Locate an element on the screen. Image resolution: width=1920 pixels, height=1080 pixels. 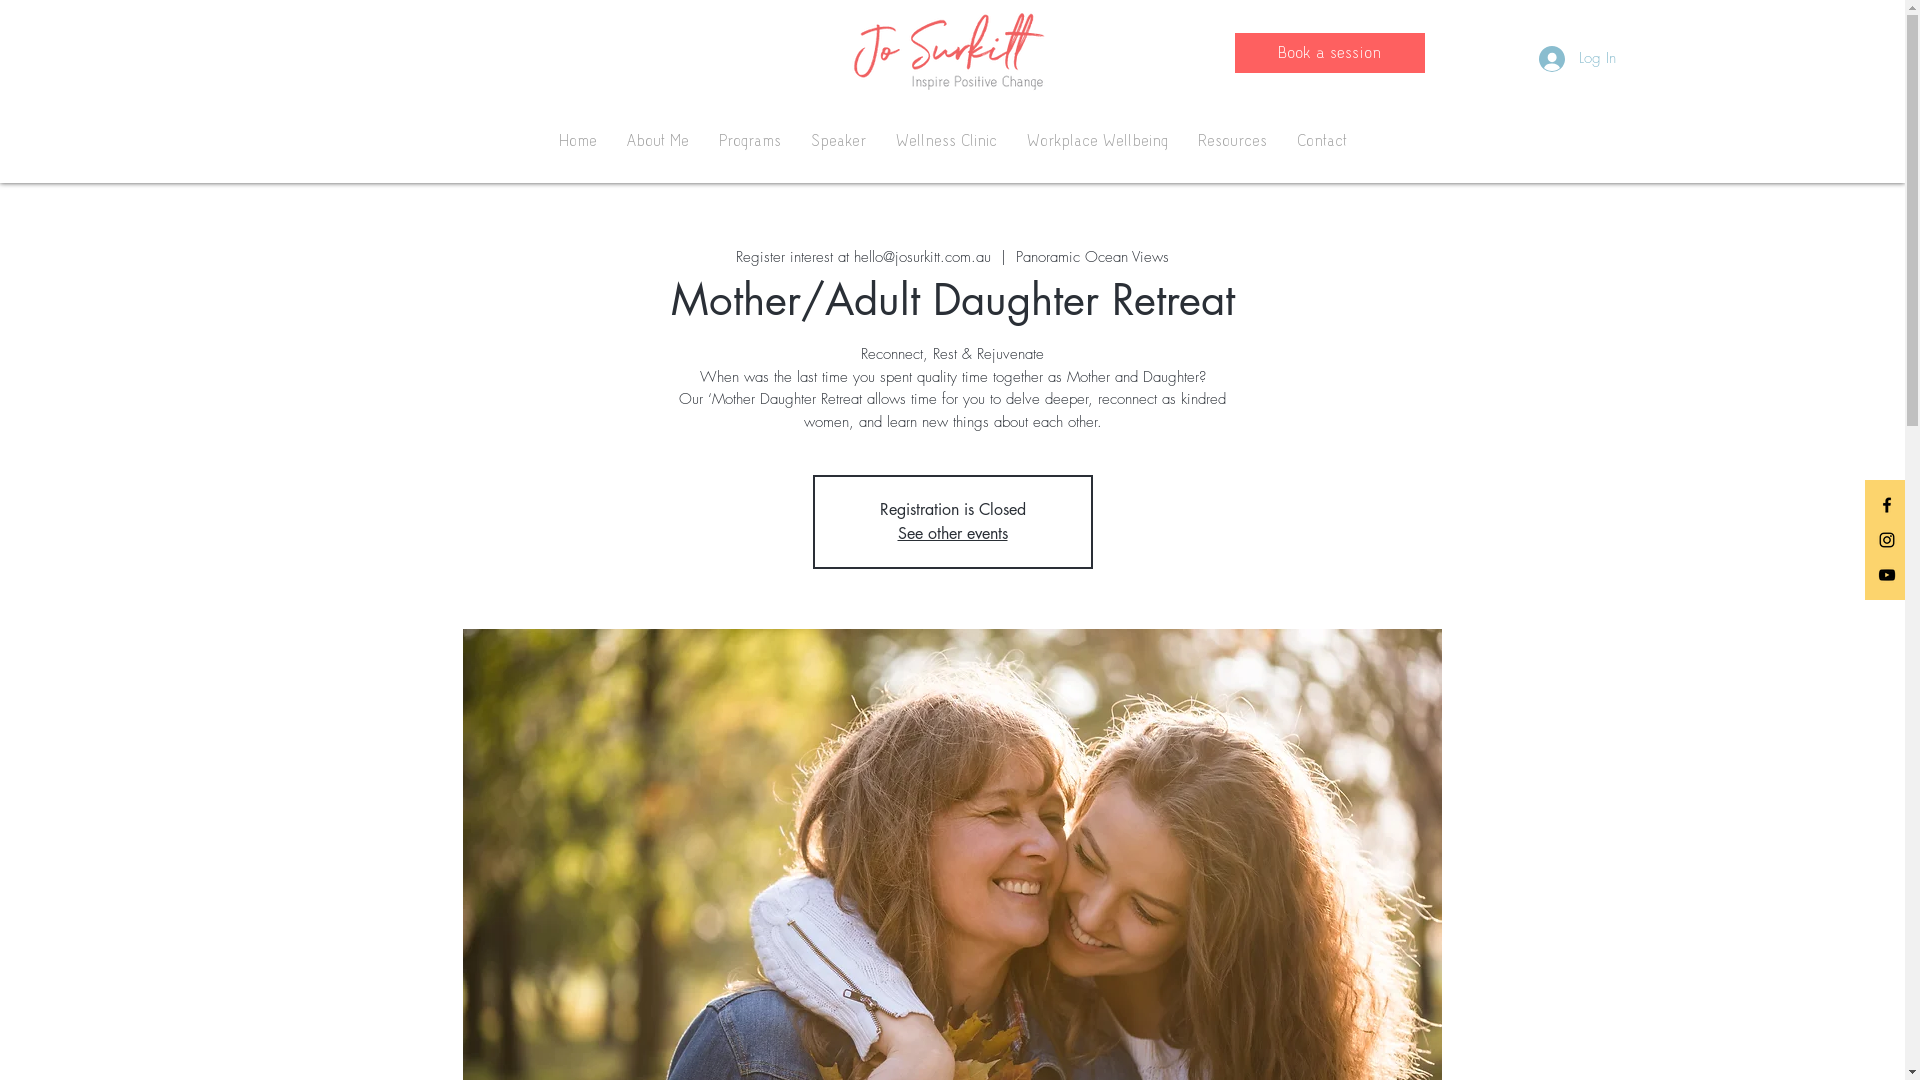
'Wellness Clinic' is located at coordinates (879, 140).